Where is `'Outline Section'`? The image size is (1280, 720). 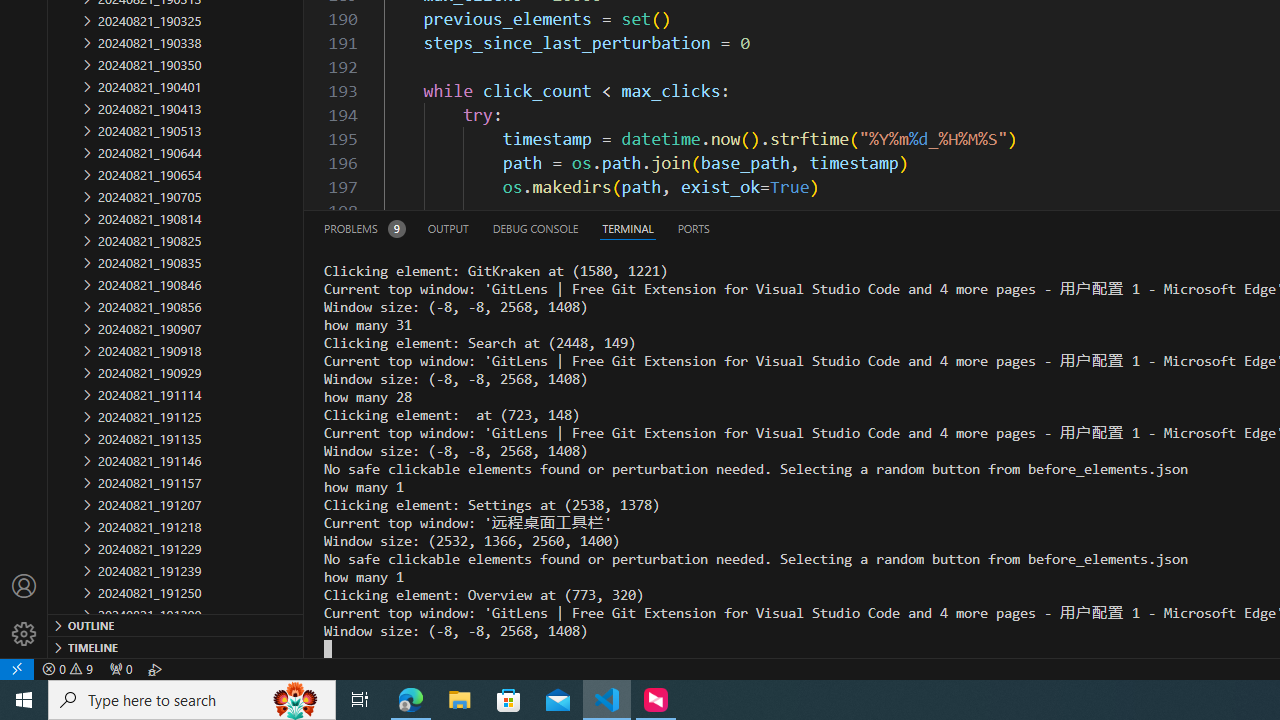
'Outline Section' is located at coordinates (176, 623).